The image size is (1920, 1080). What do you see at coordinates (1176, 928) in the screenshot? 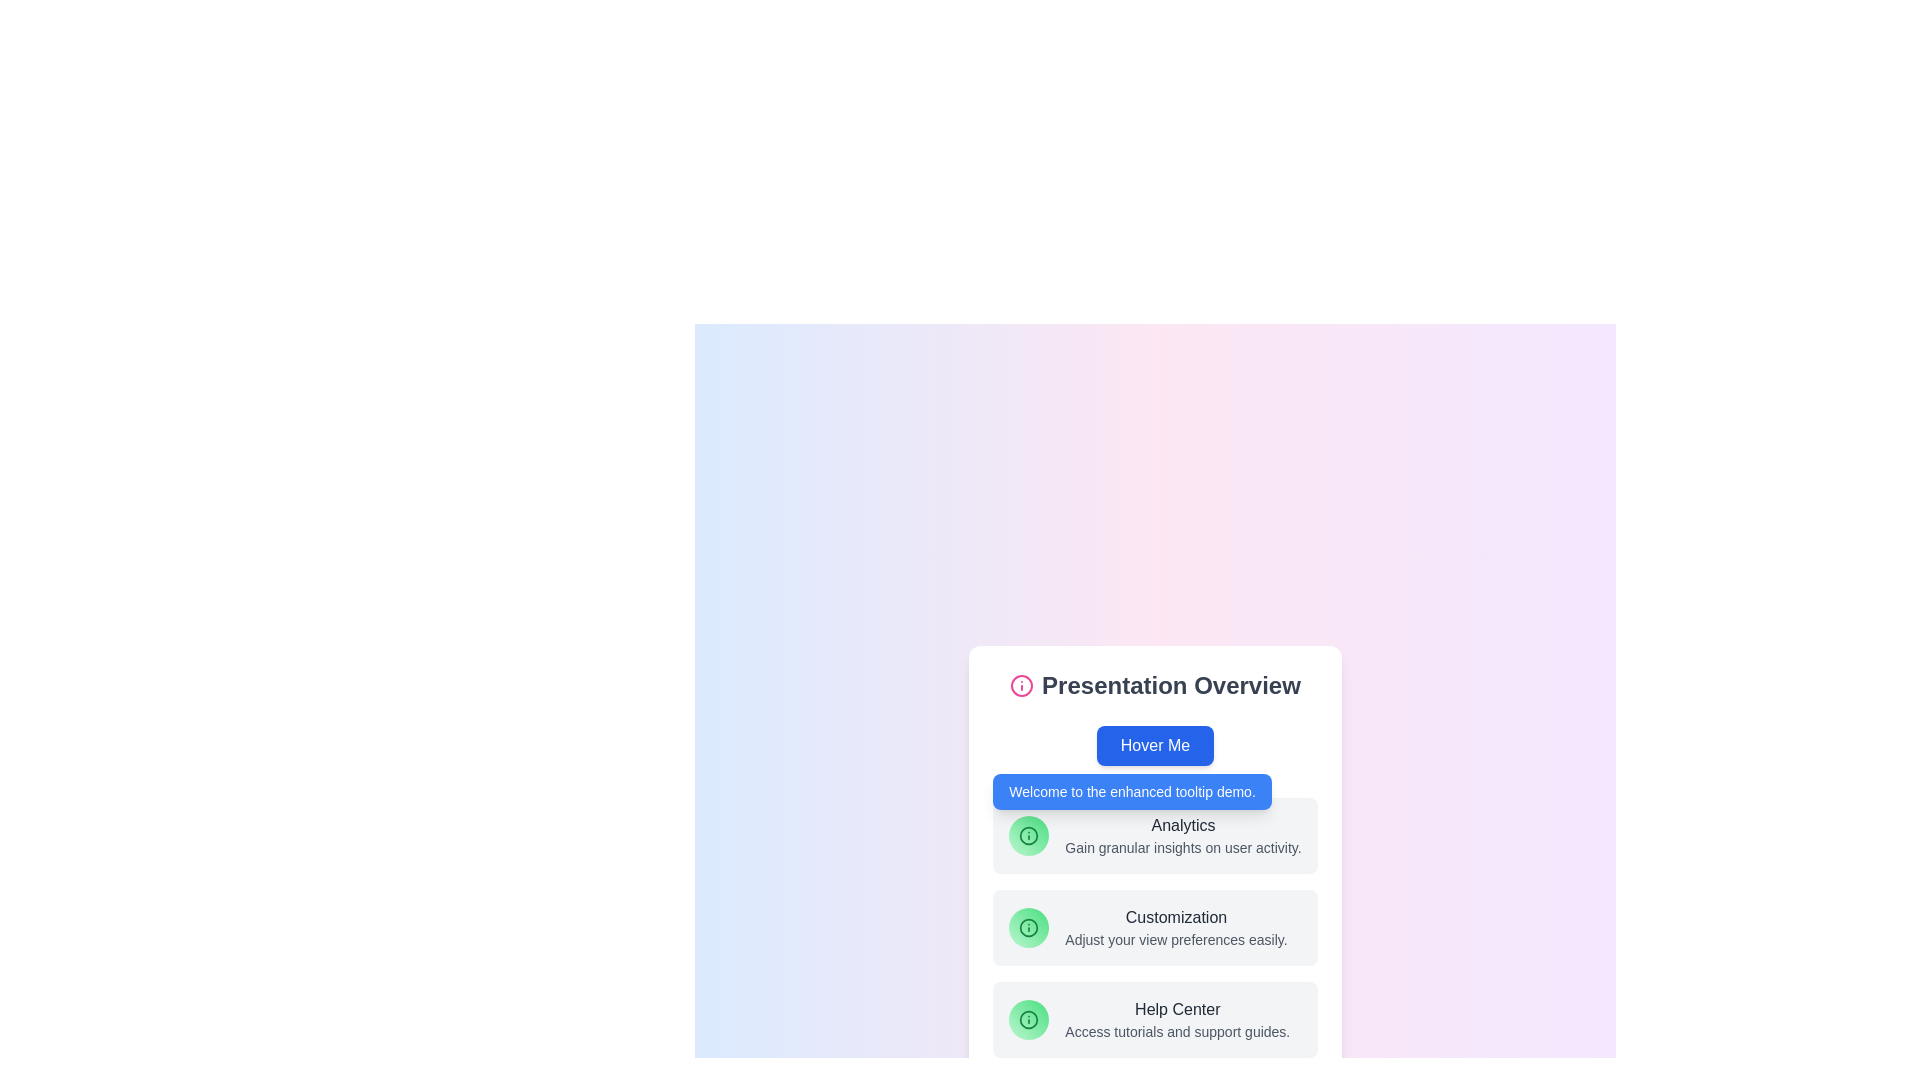
I see `text from the 'Customization' text block, which consists of a bold title 'Customization' and a brief description 'Adjust your view preferences easily.'` at bounding box center [1176, 928].